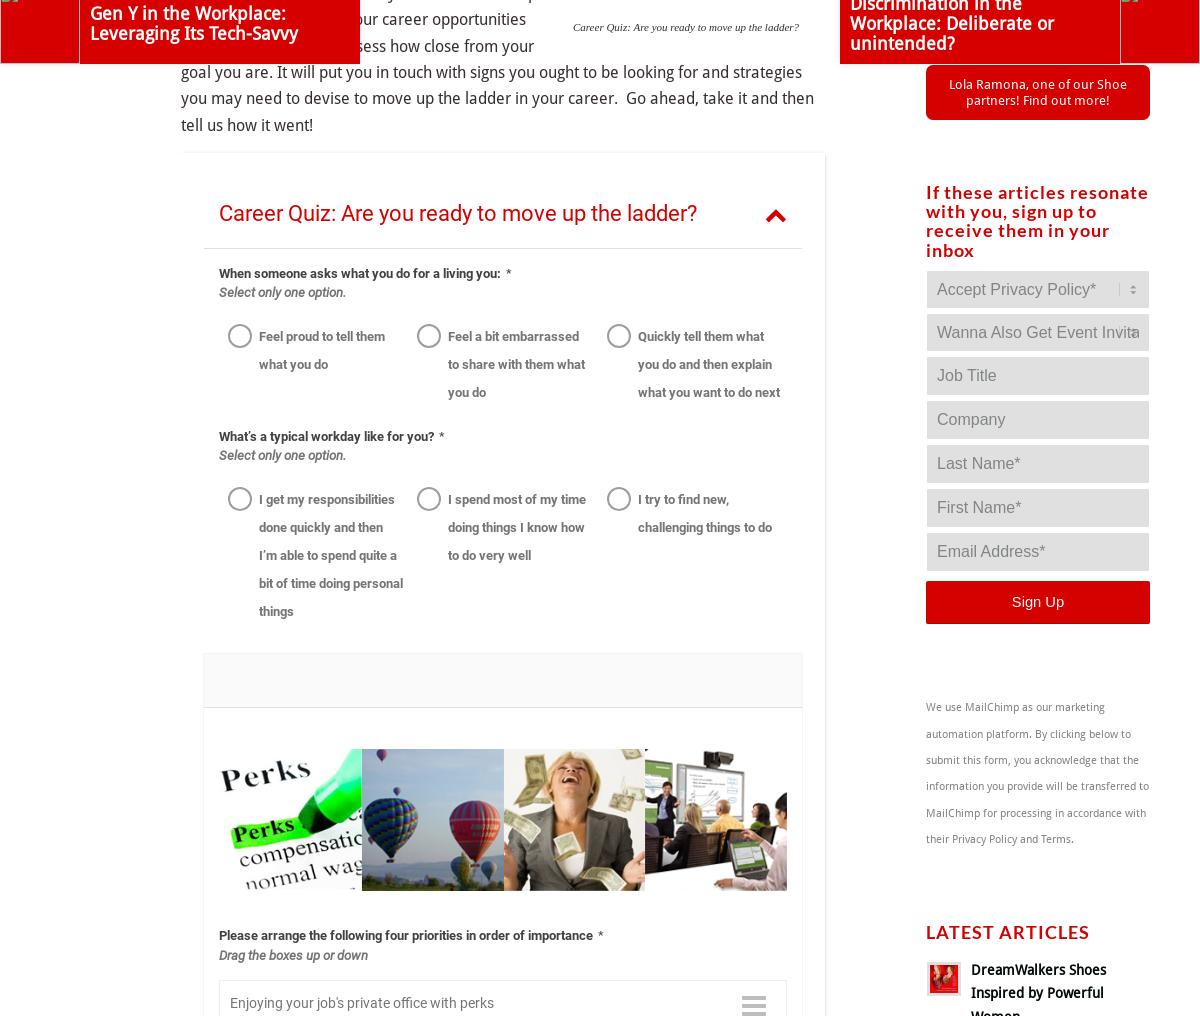  Describe the element at coordinates (685, 25) in the screenshot. I see `'Career Quiz: Are you ready to move up the ladder?'` at that location.